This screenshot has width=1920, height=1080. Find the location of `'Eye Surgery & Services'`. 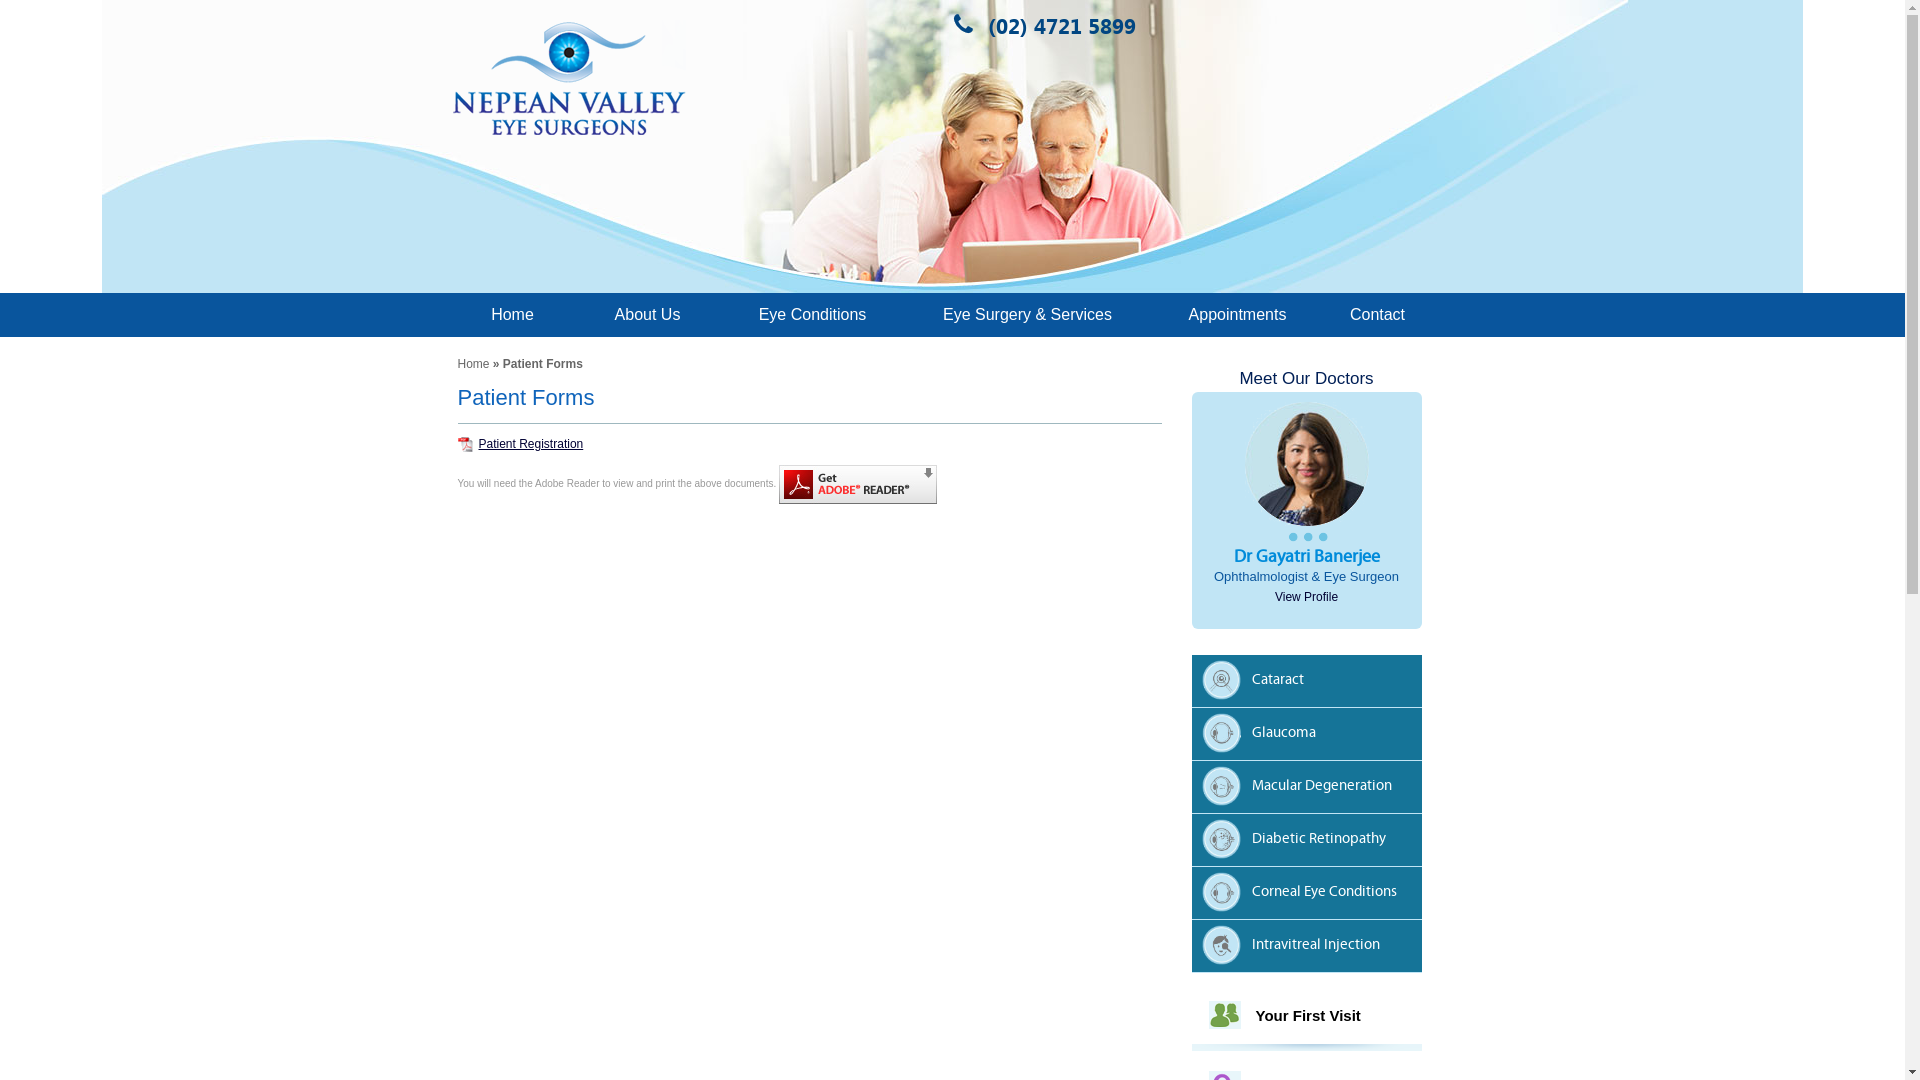

'Eye Surgery & Services' is located at coordinates (901, 314).